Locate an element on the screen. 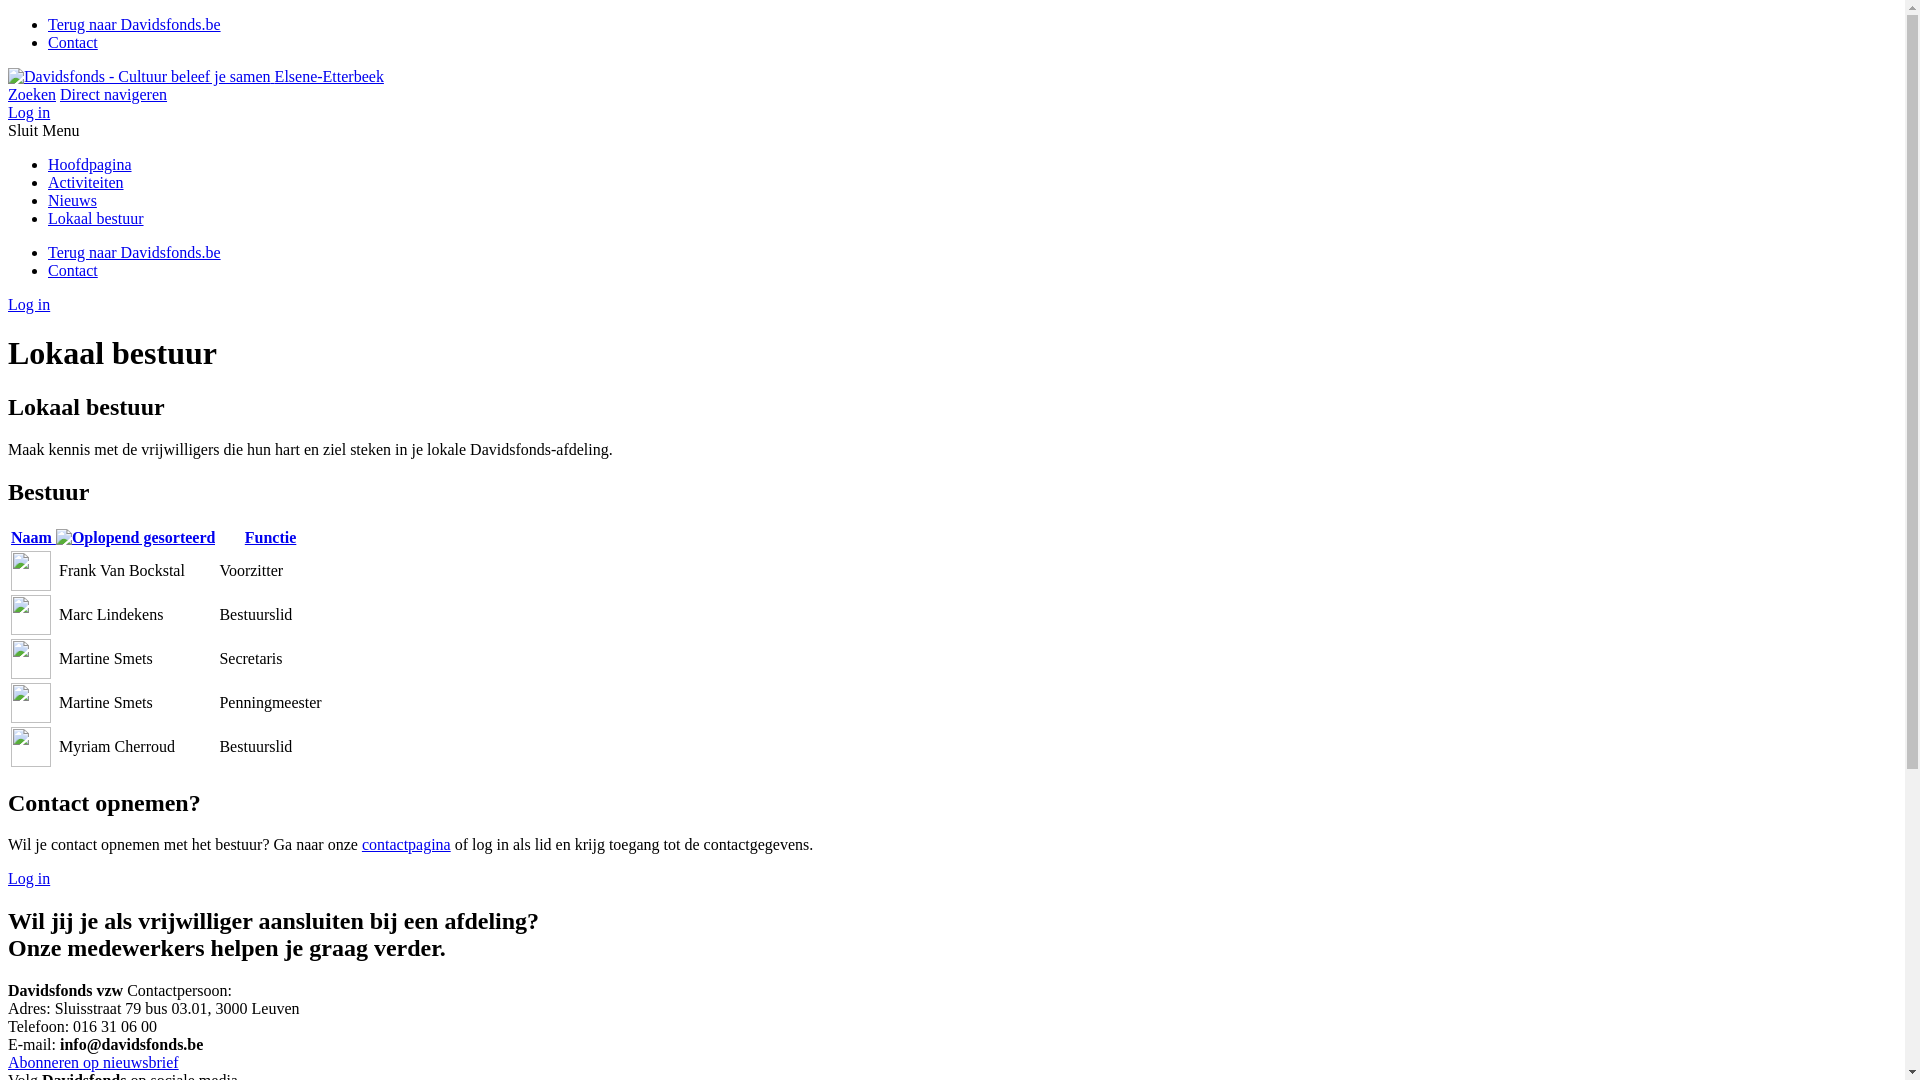 This screenshot has height=1080, width=1920. 'Log in' is located at coordinates (28, 877).